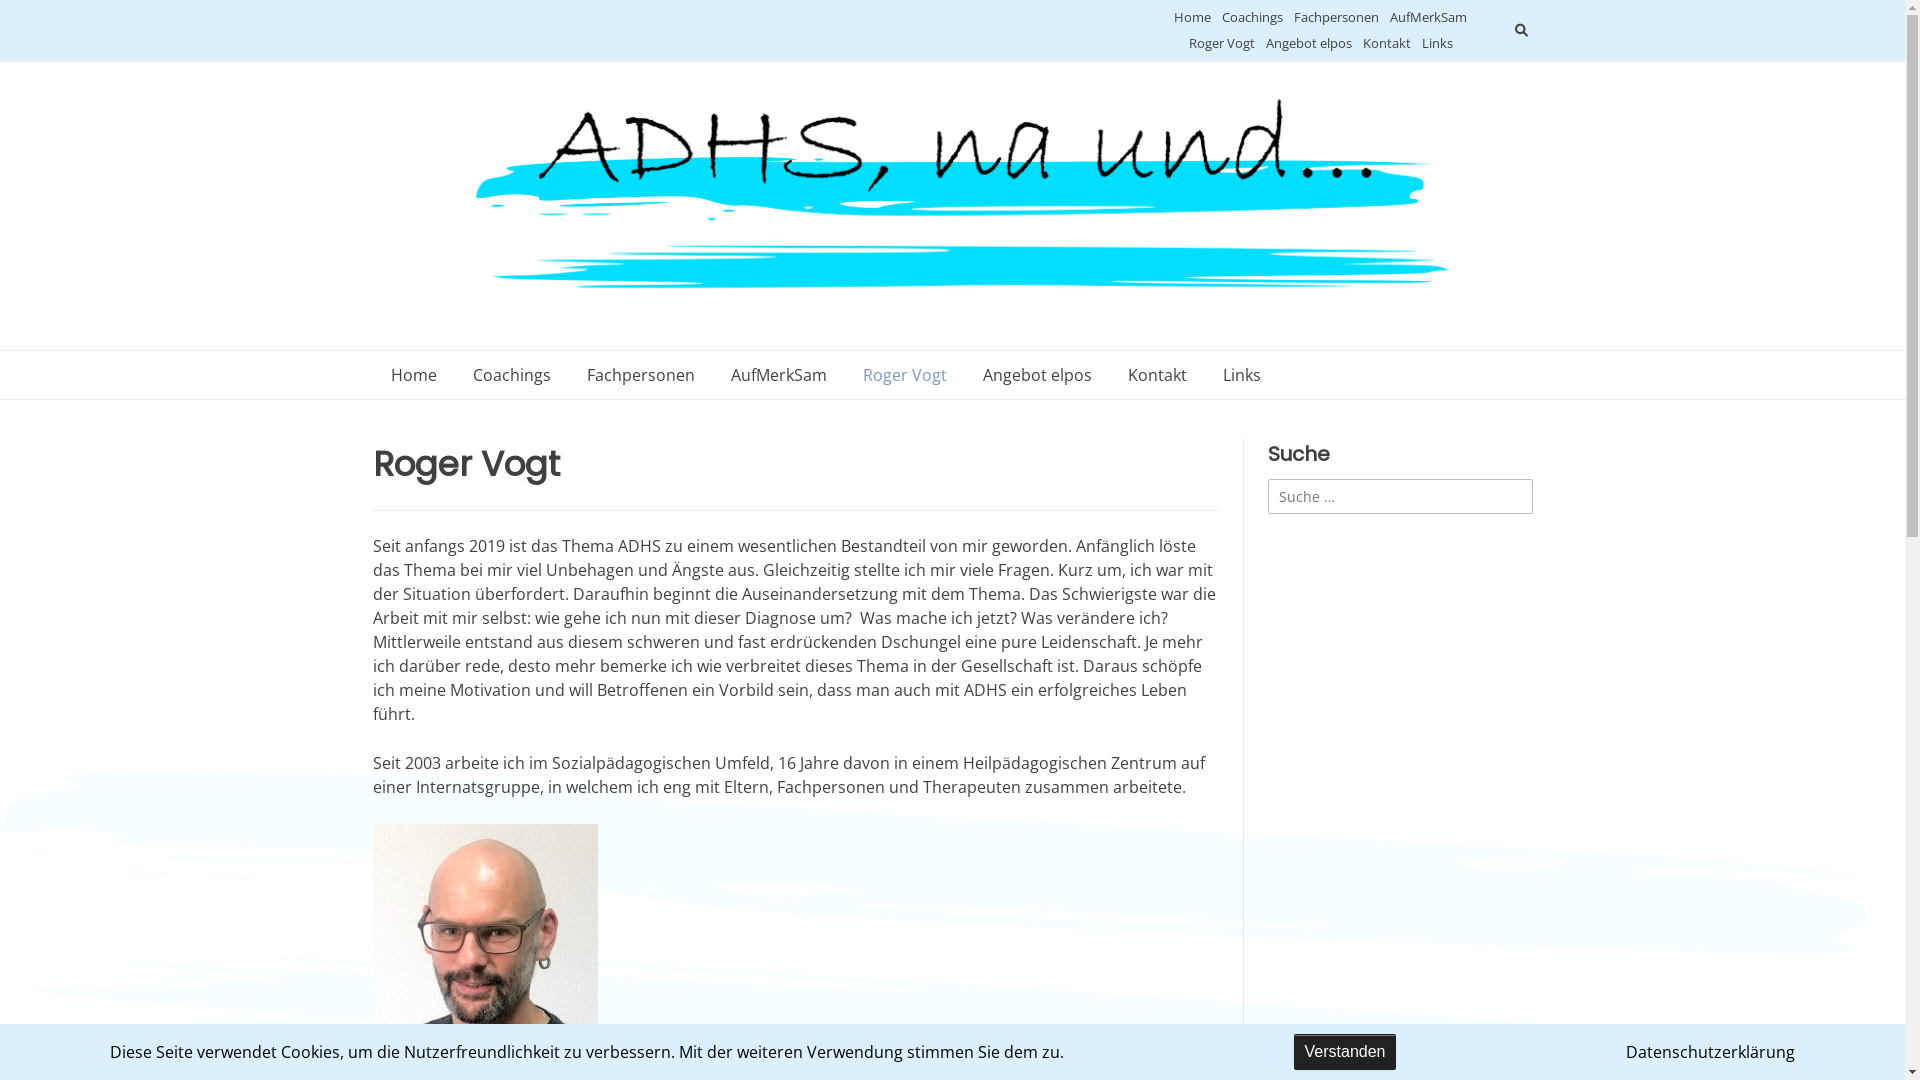 This screenshot has height=1080, width=1920. What do you see at coordinates (1309, 42) in the screenshot?
I see `'Angebot elpos'` at bounding box center [1309, 42].